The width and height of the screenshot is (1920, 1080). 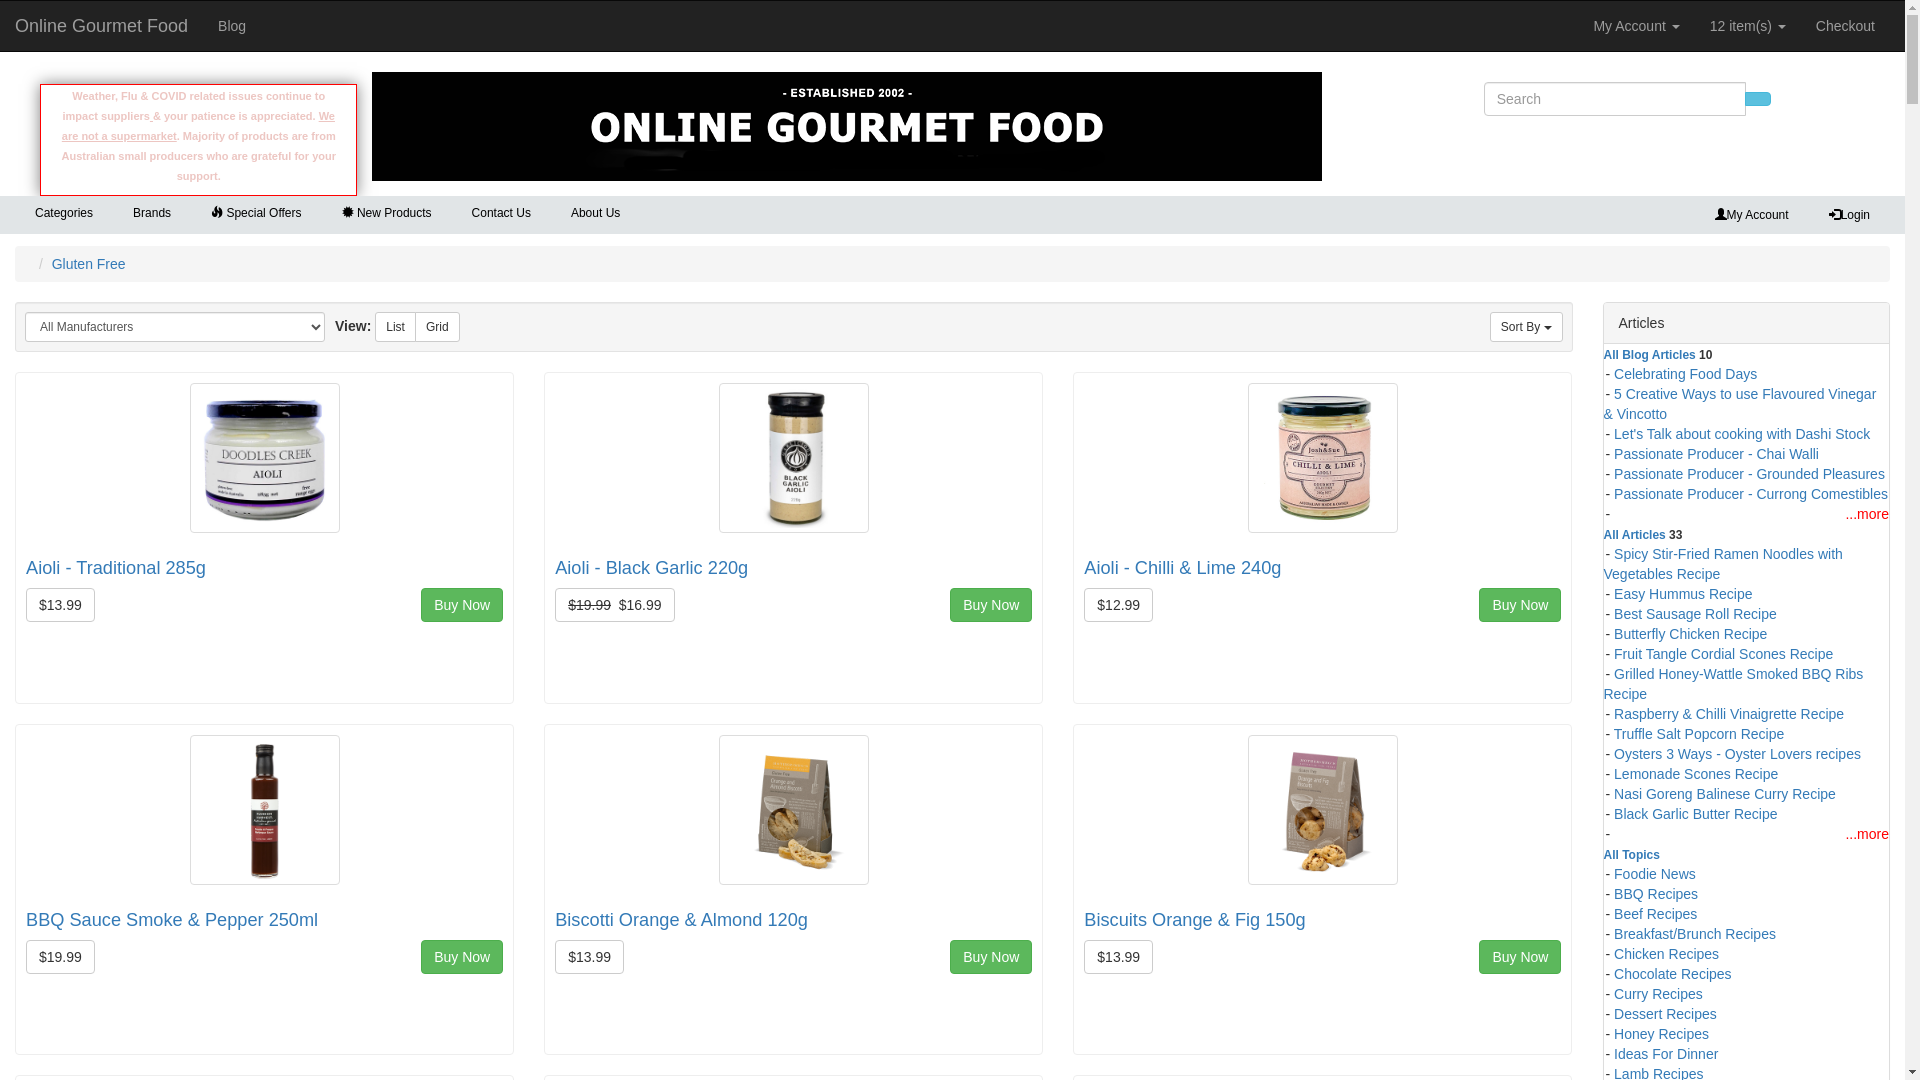 What do you see at coordinates (1603, 852) in the screenshot?
I see `'All Topics'` at bounding box center [1603, 852].